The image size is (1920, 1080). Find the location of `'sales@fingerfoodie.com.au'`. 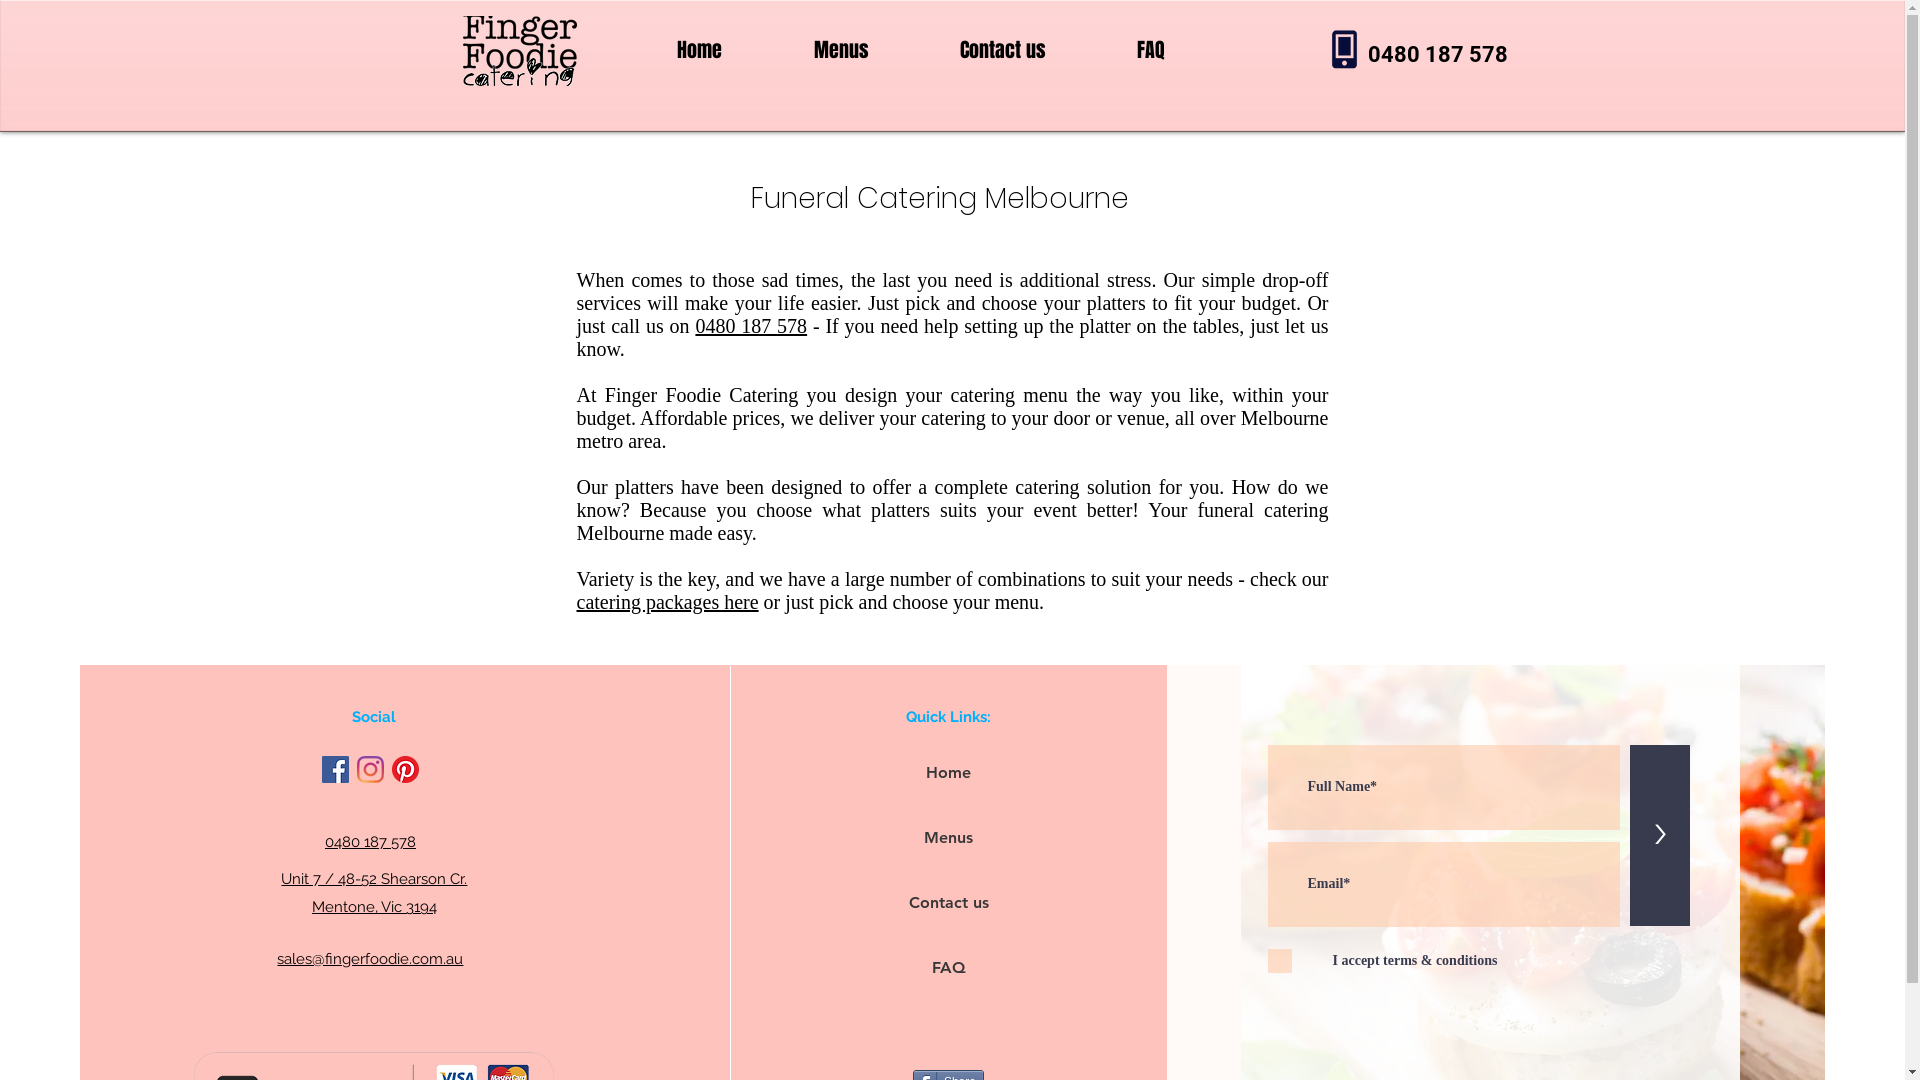

'sales@fingerfoodie.com.au' is located at coordinates (369, 958).